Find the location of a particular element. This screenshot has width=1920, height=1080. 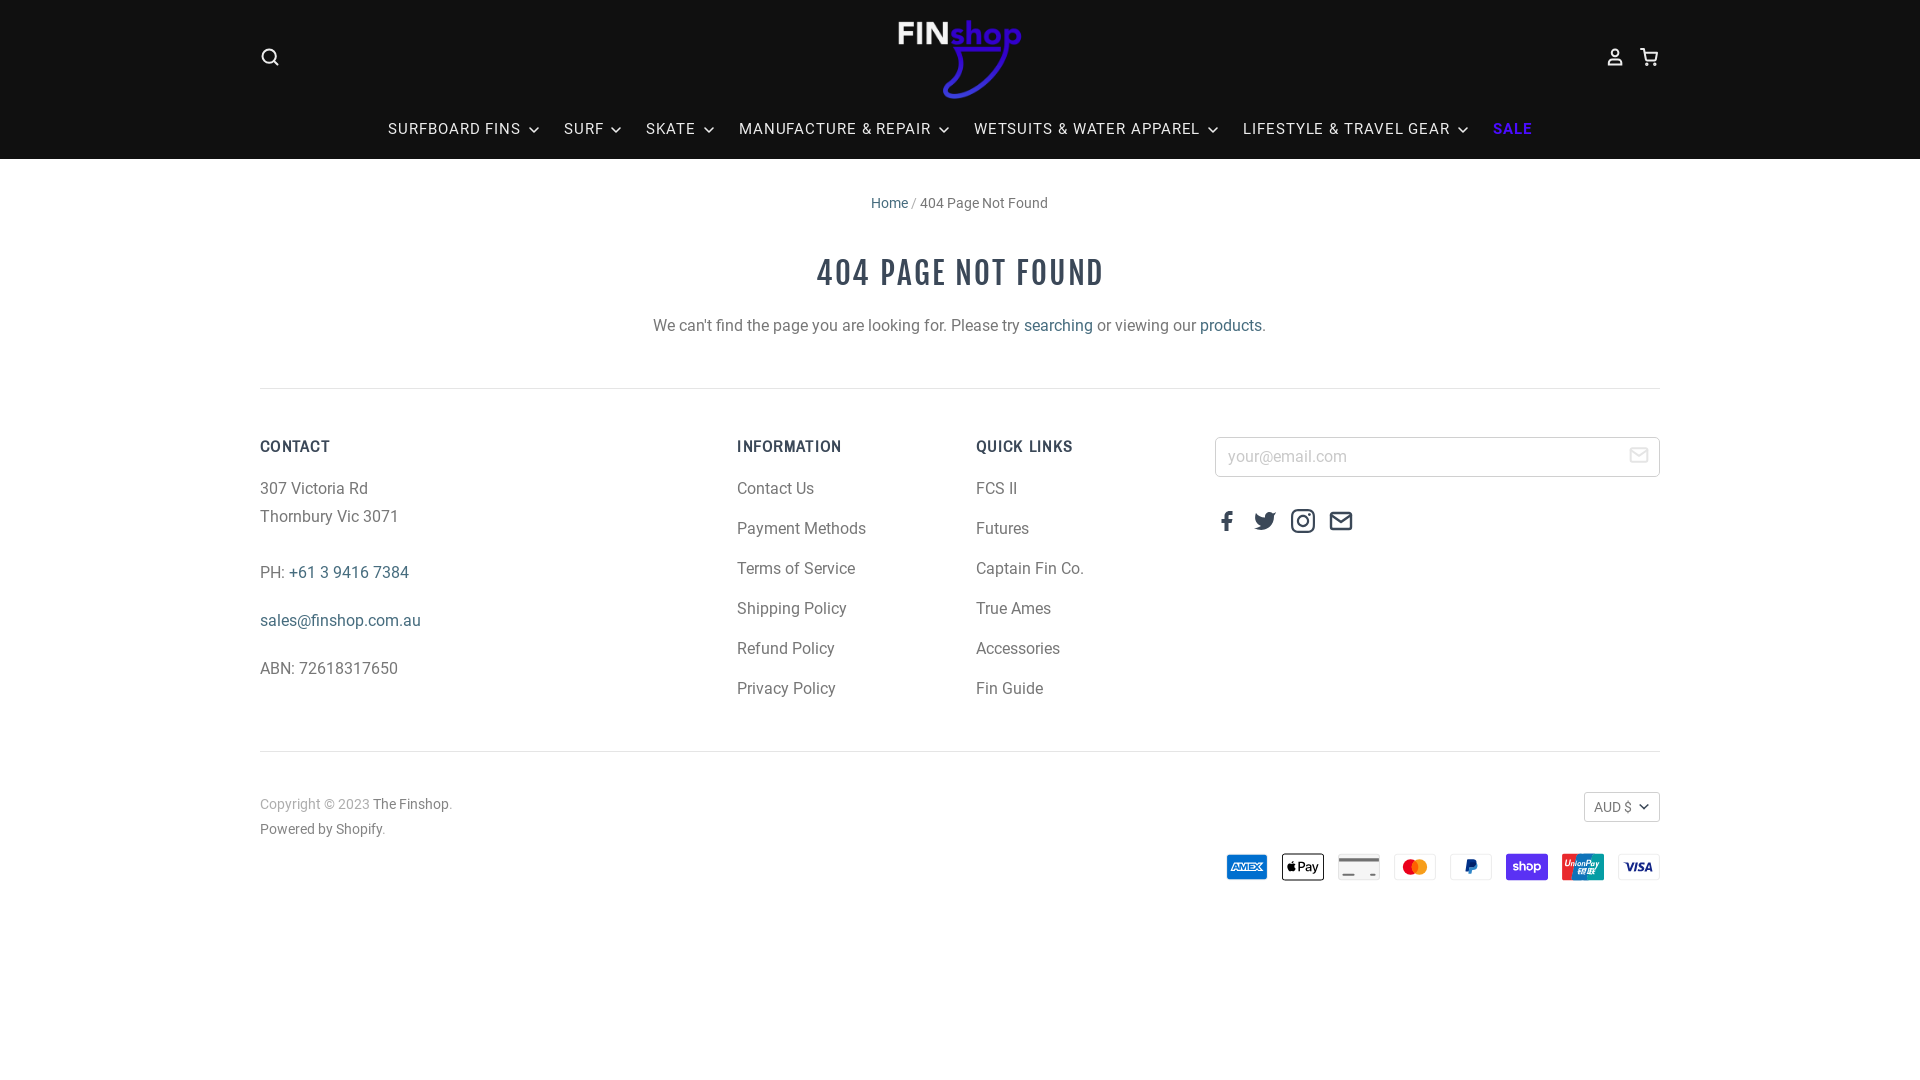

'SKATE' is located at coordinates (671, 128).